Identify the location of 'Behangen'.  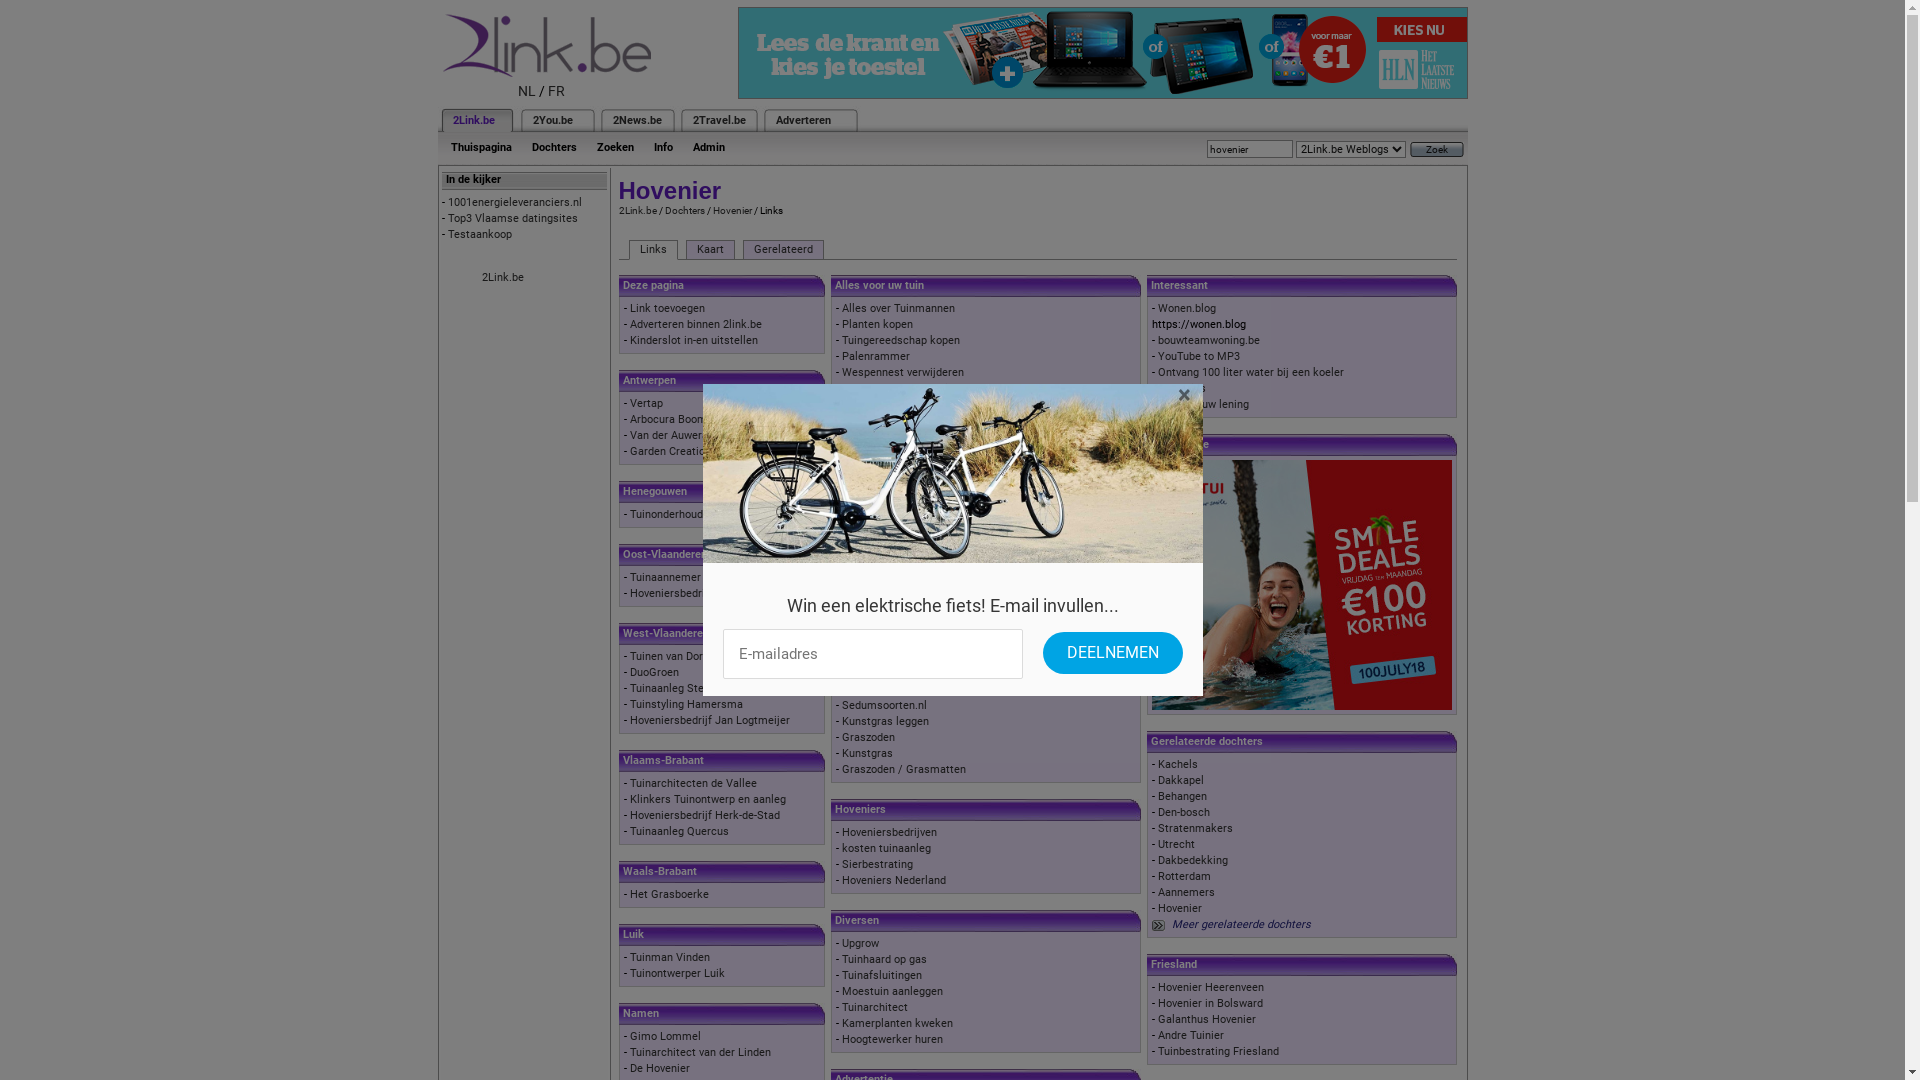
(1157, 795).